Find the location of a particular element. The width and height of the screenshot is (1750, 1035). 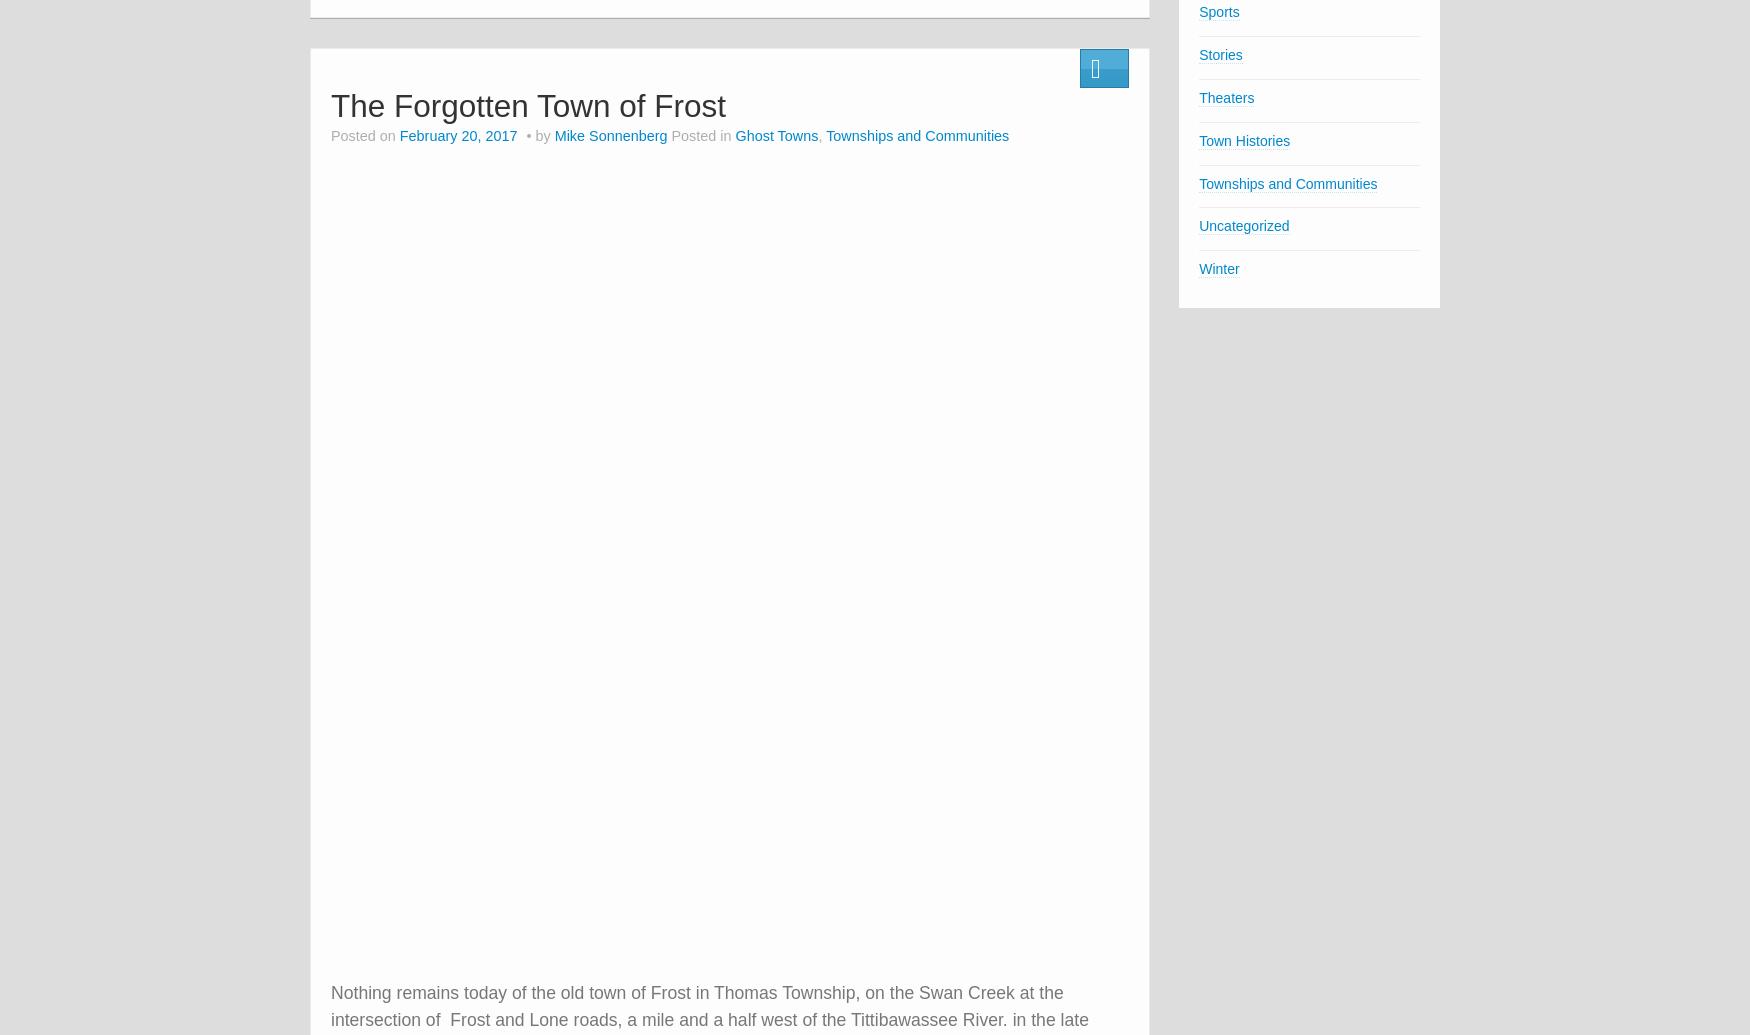

',' is located at coordinates (817, 135).